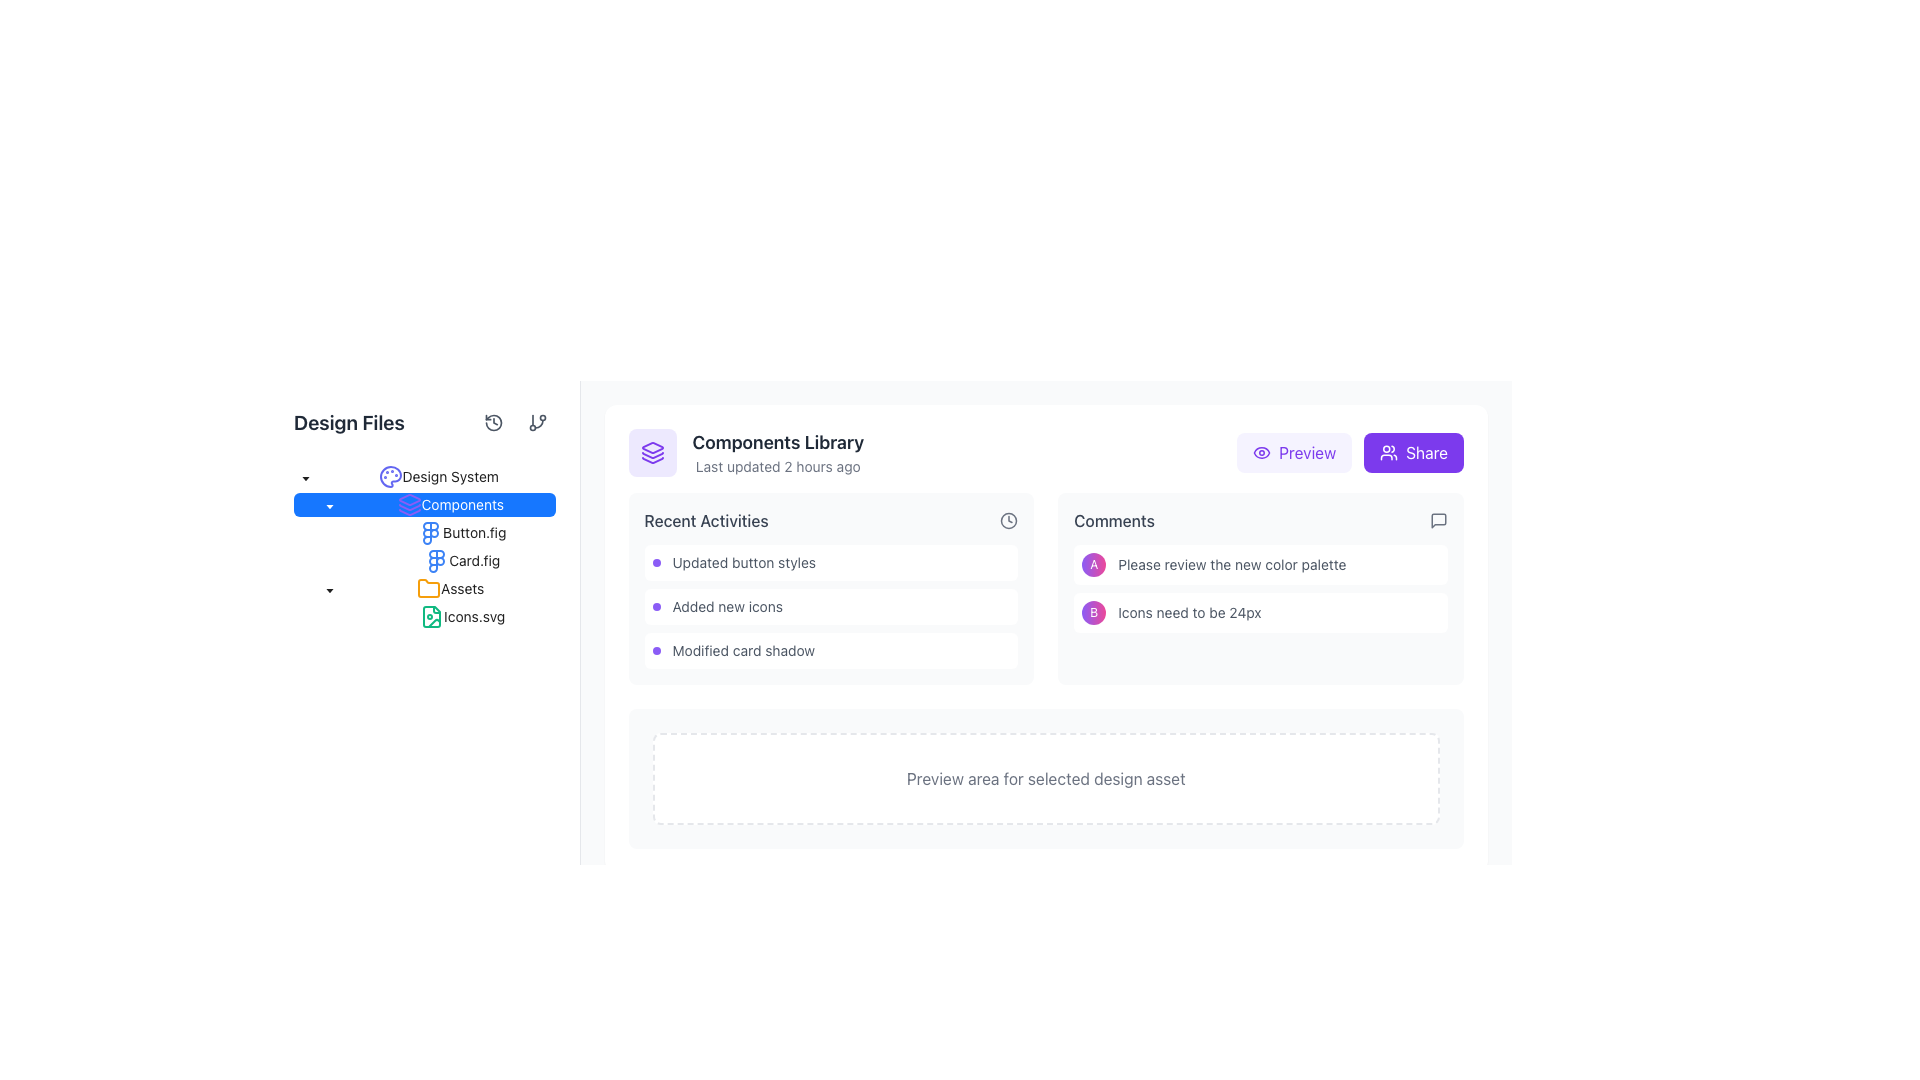 This screenshot has width=1920, height=1080. Describe the element at coordinates (1413, 452) in the screenshot. I see `the sharing button located in the top-right section of the interface, adjacent to the 'Preview' button, to initiate sharing functionality` at that location.